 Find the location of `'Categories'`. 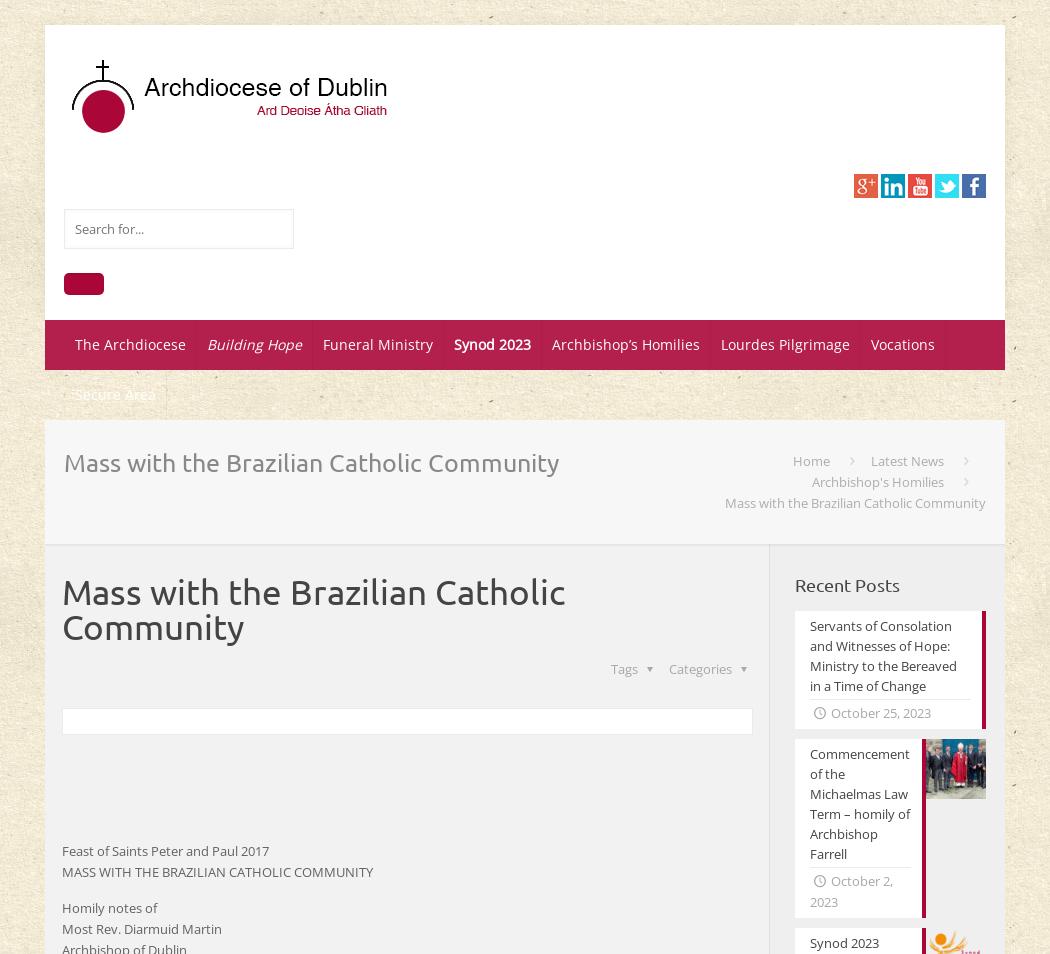

'Categories' is located at coordinates (700, 668).